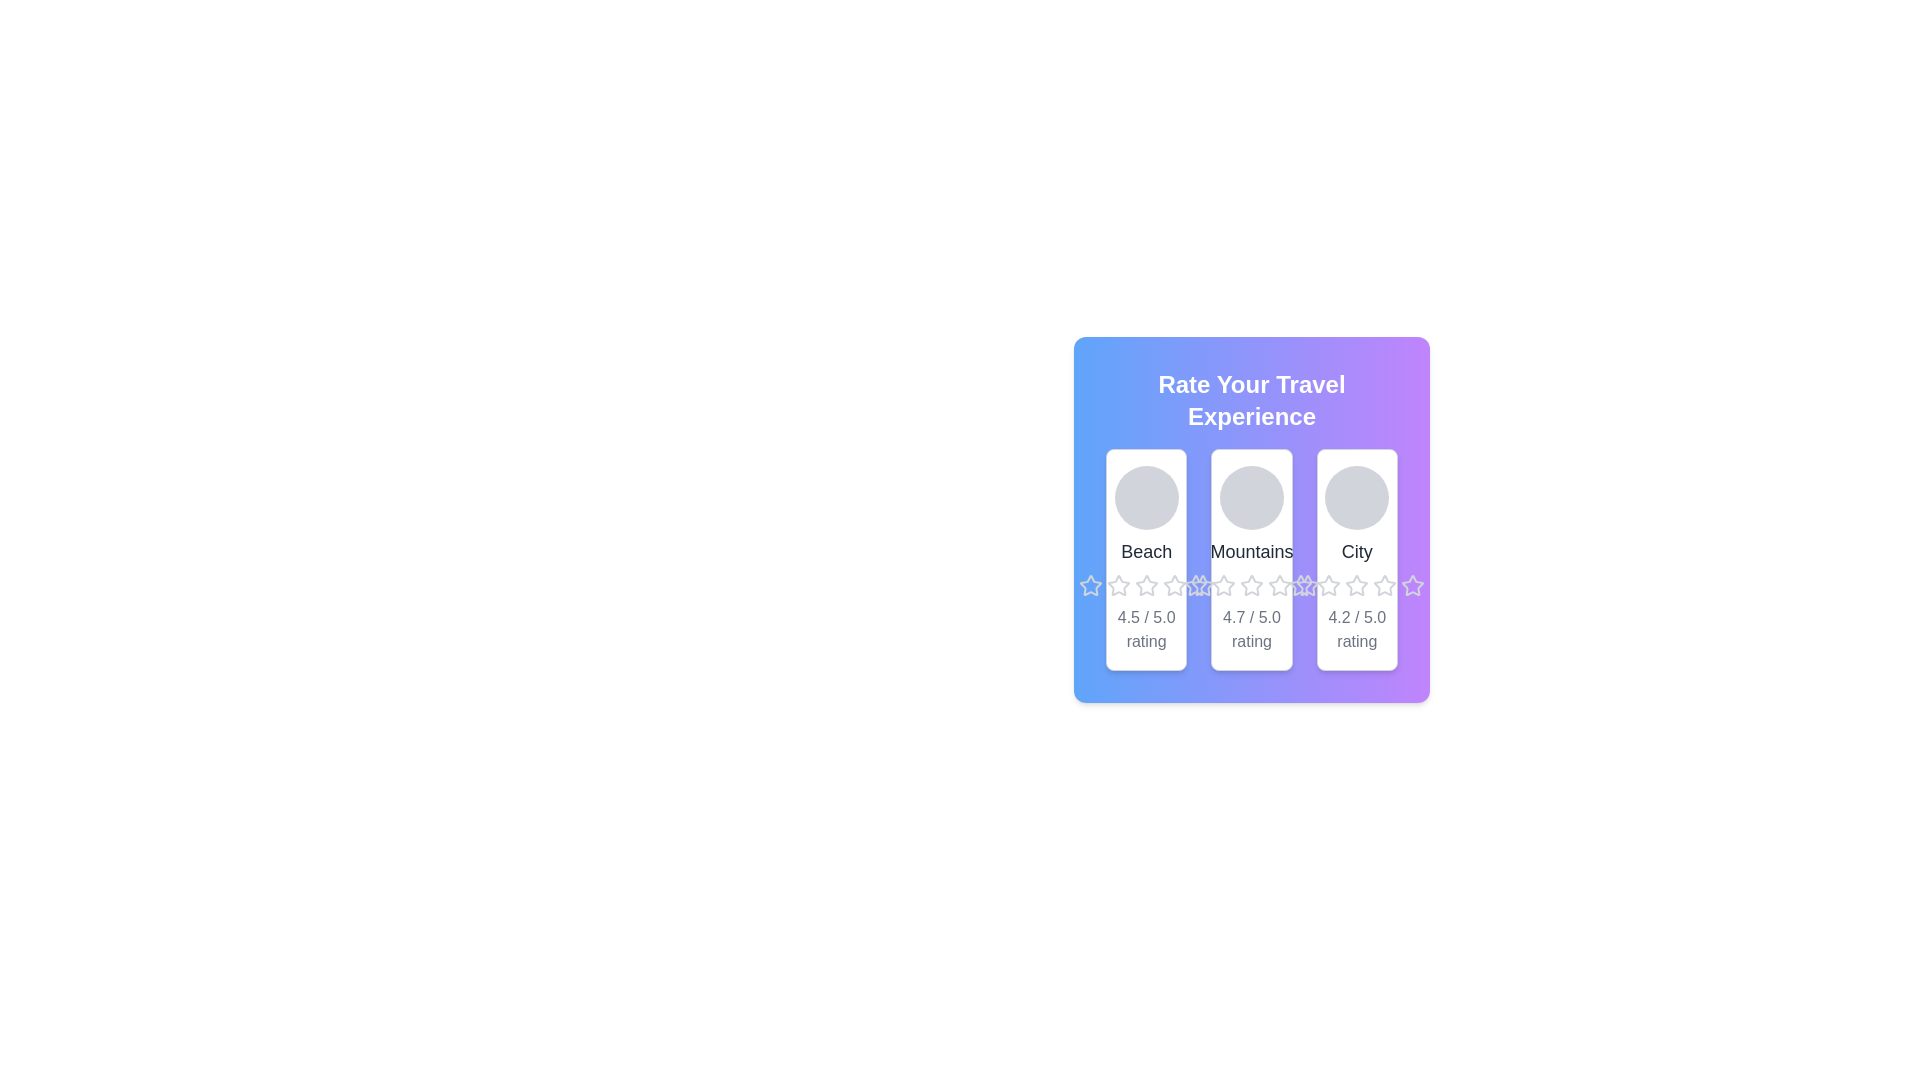 The height and width of the screenshot is (1080, 1920). Describe the element at coordinates (1357, 551) in the screenshot. I see `the label that describes a category related to the content in the card, specifically under the context title 'Rate Your Travel Experience'` at that location.